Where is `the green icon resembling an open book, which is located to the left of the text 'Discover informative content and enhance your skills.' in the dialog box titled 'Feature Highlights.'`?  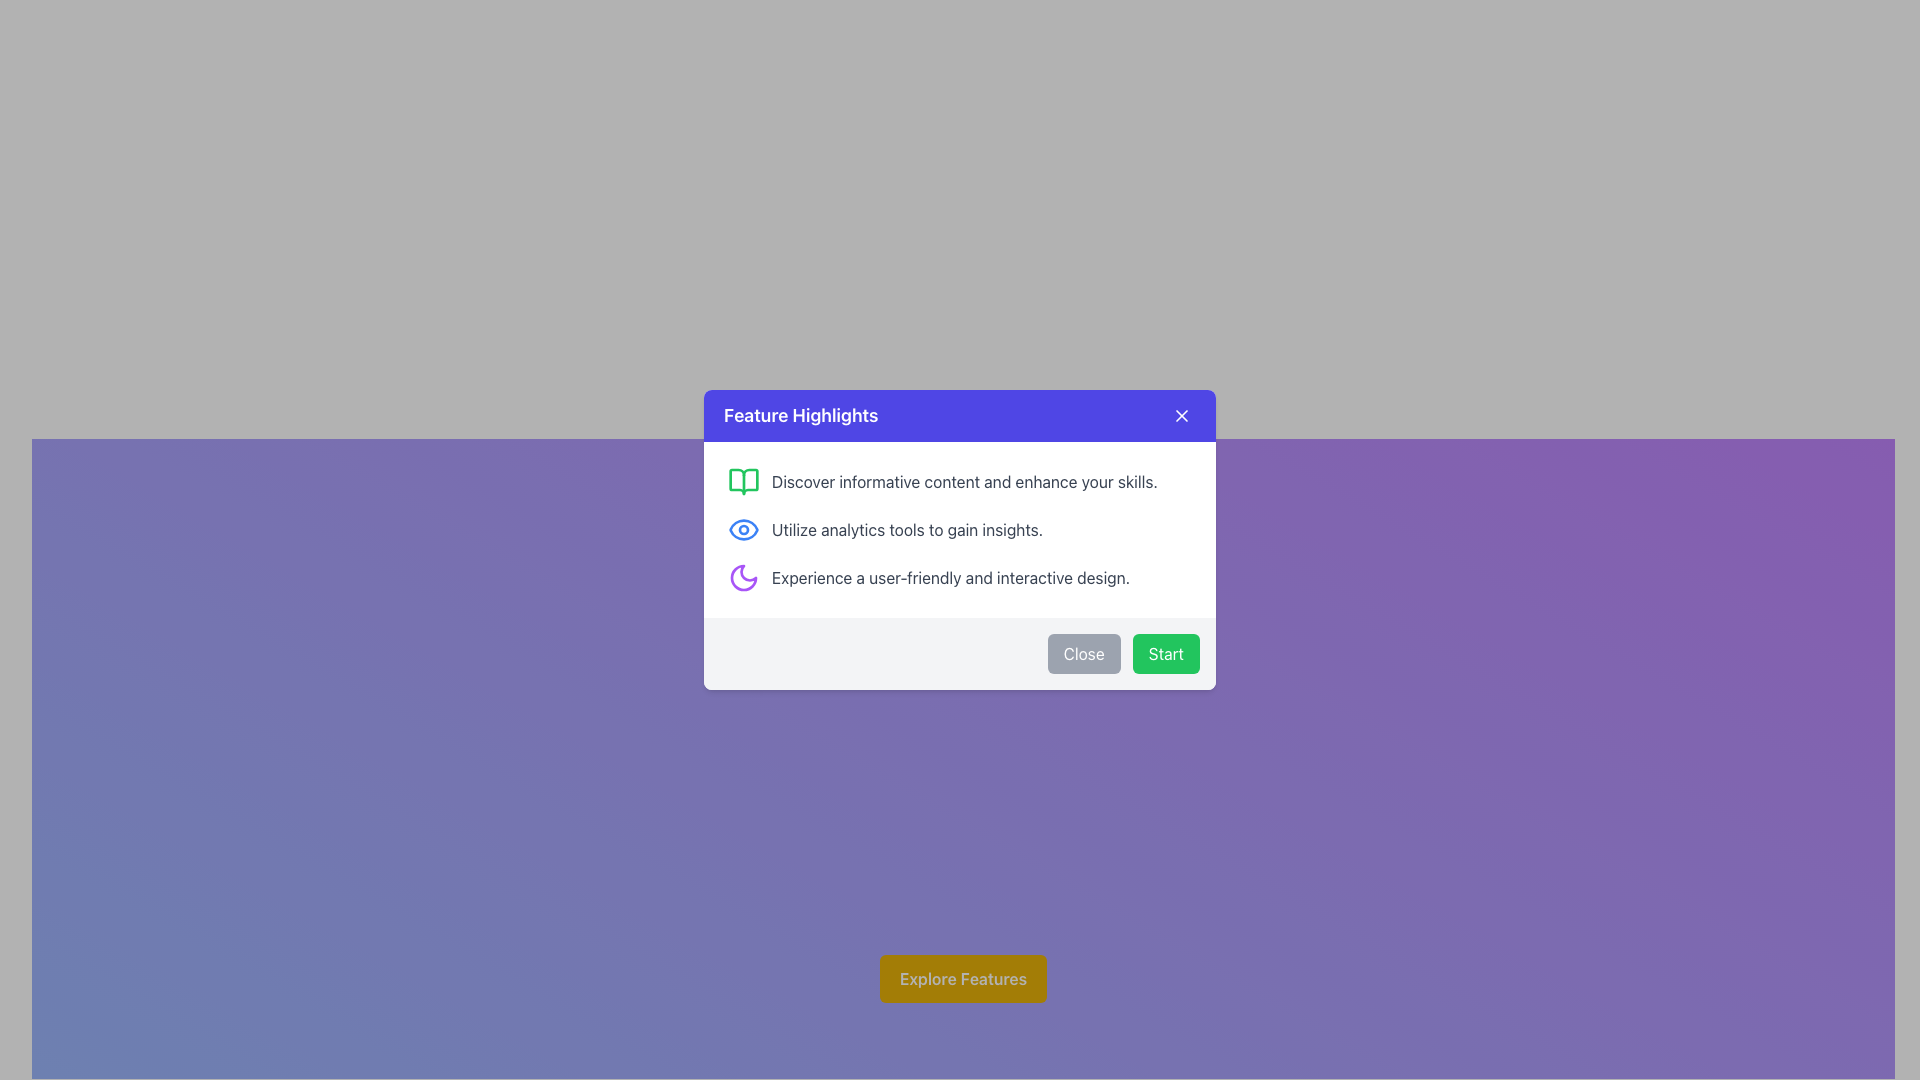
the green icon resembling an open book, which is located to the left of the text 'Discover informative content and enhance your skills.' in the dialog box titled 'Feature Highlights.' is located at coordinates (743, 482).